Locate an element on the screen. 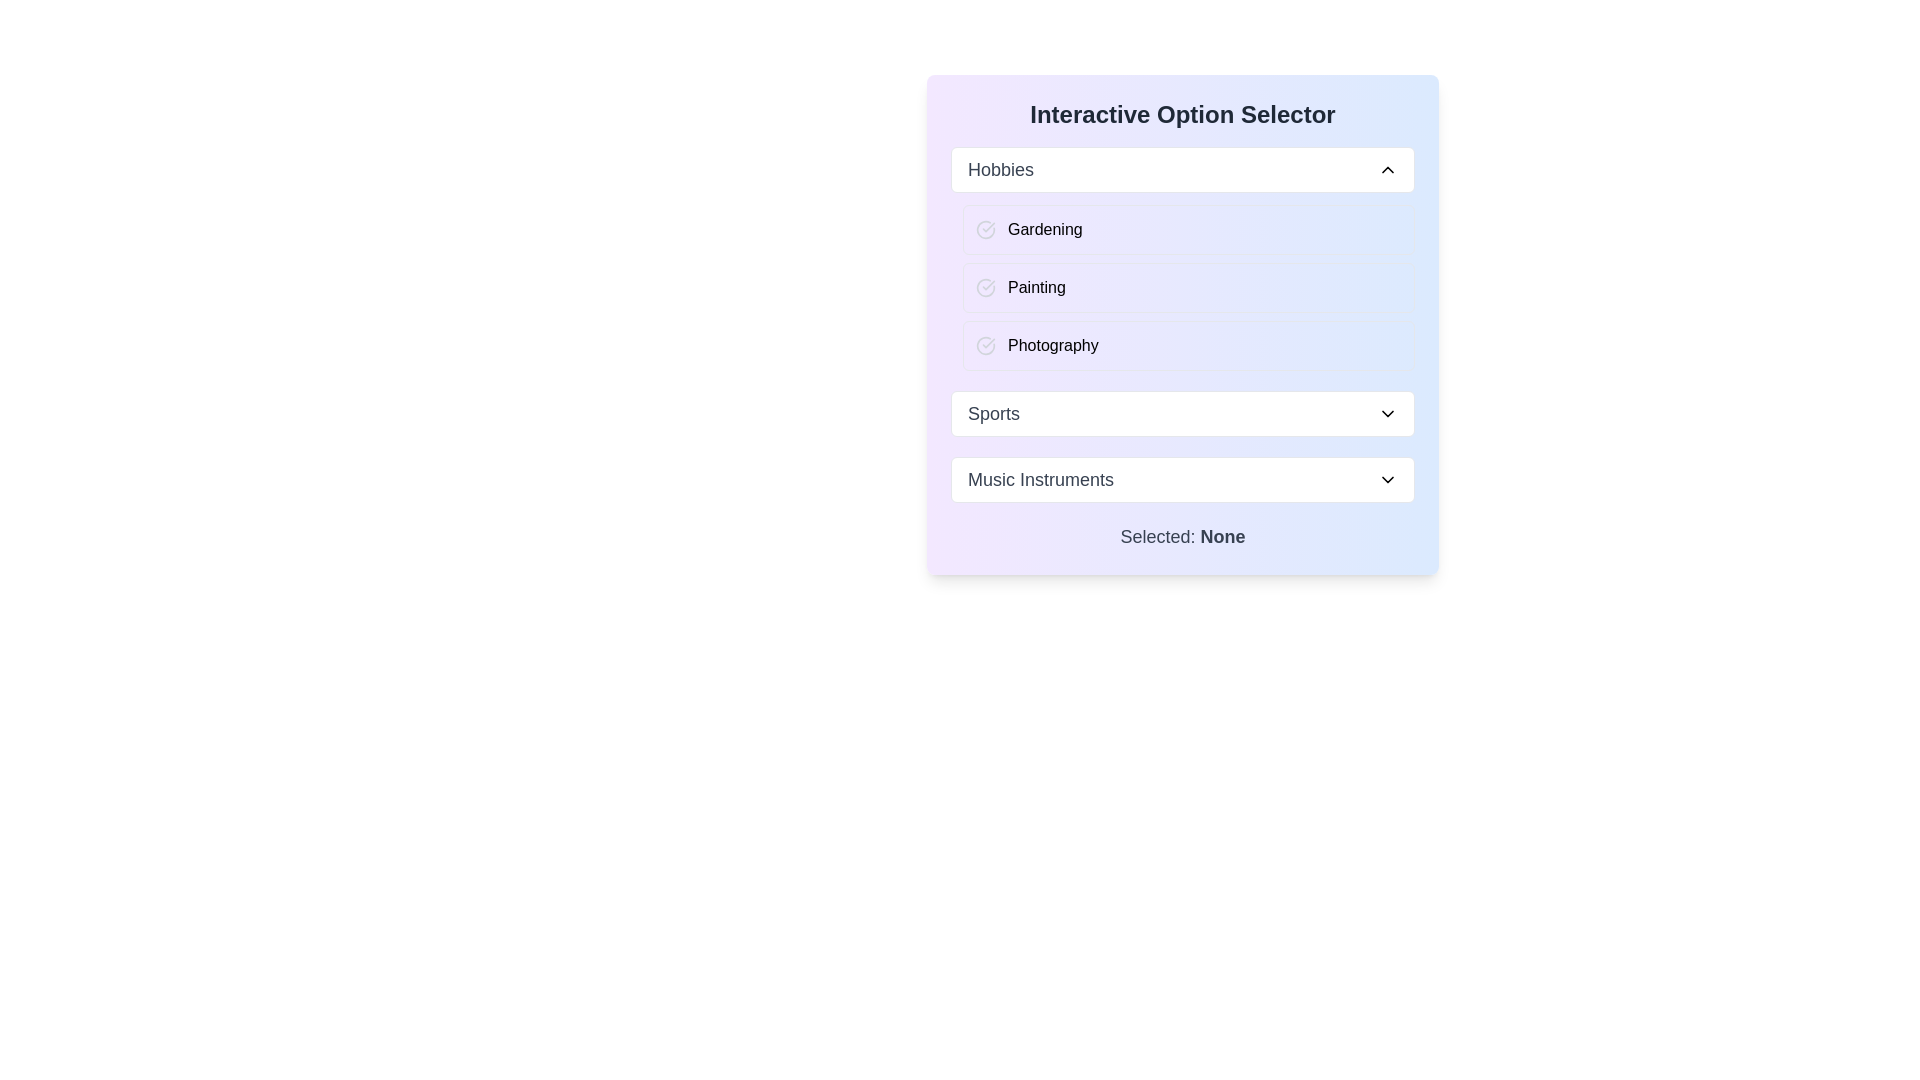 The image size is (1920, 1080). the bold text label displaying the word 'None' located to the right of 'Selected:' in the lower section of the interactive panel is located at coordinates (1222, 535).